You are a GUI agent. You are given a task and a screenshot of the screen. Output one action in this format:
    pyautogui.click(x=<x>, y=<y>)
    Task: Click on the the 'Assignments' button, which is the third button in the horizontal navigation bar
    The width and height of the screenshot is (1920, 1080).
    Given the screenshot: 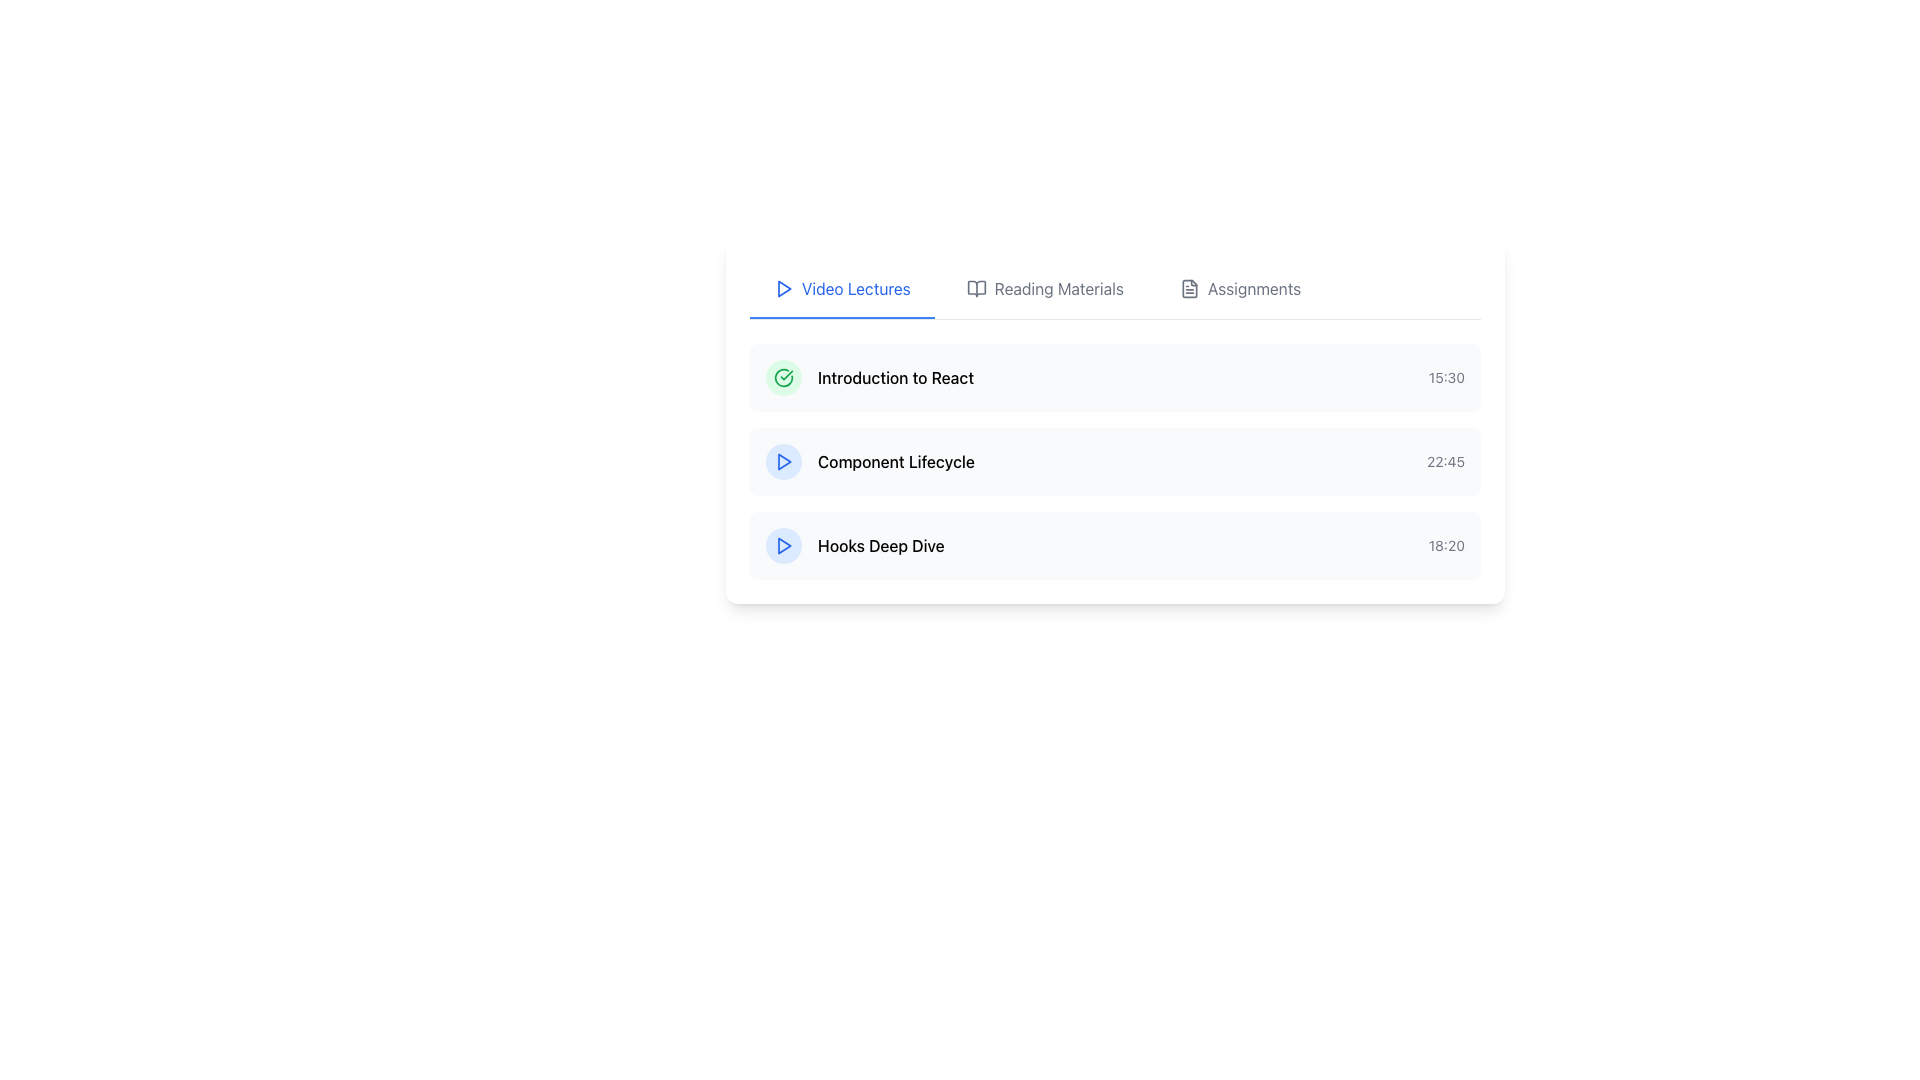 What is the action you would take?
    pyautogui.click(x=1238, y=289)
    